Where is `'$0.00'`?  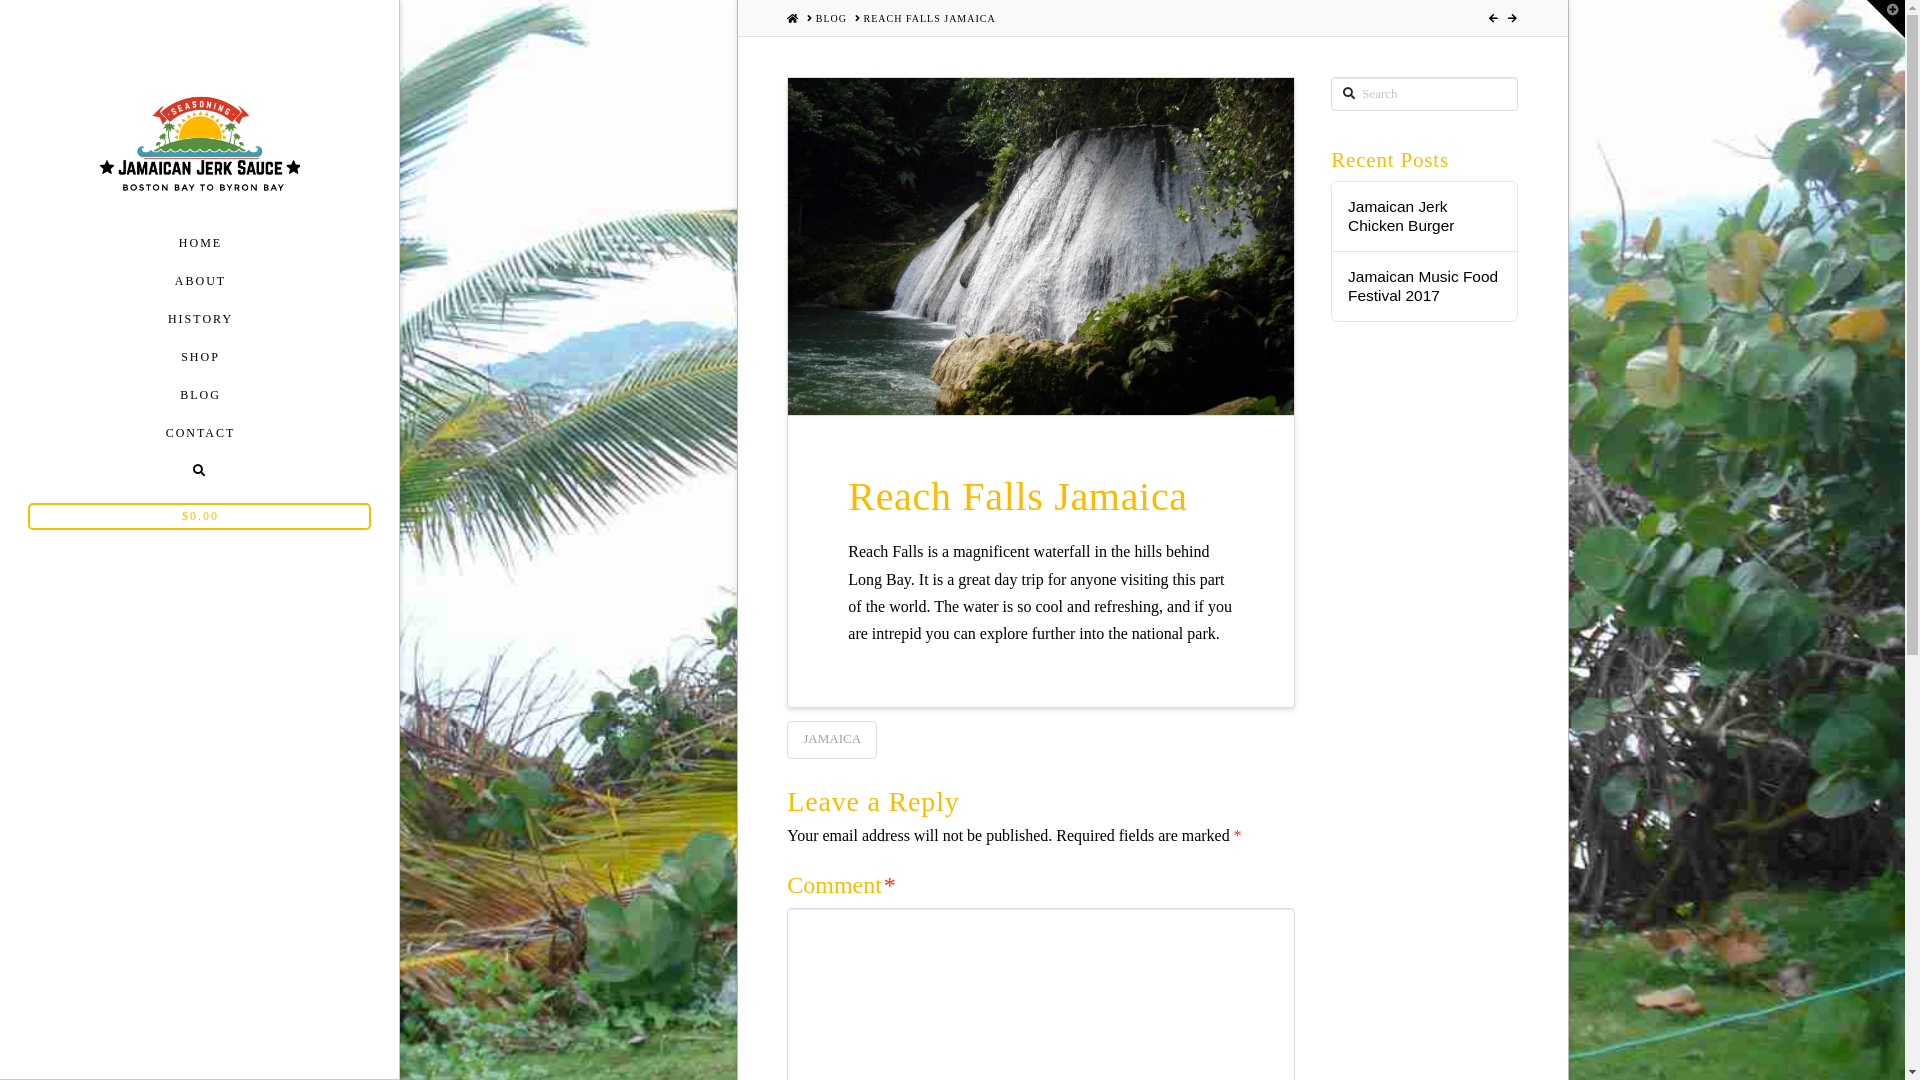
'$0.00' is located at coordinates (199, 515).